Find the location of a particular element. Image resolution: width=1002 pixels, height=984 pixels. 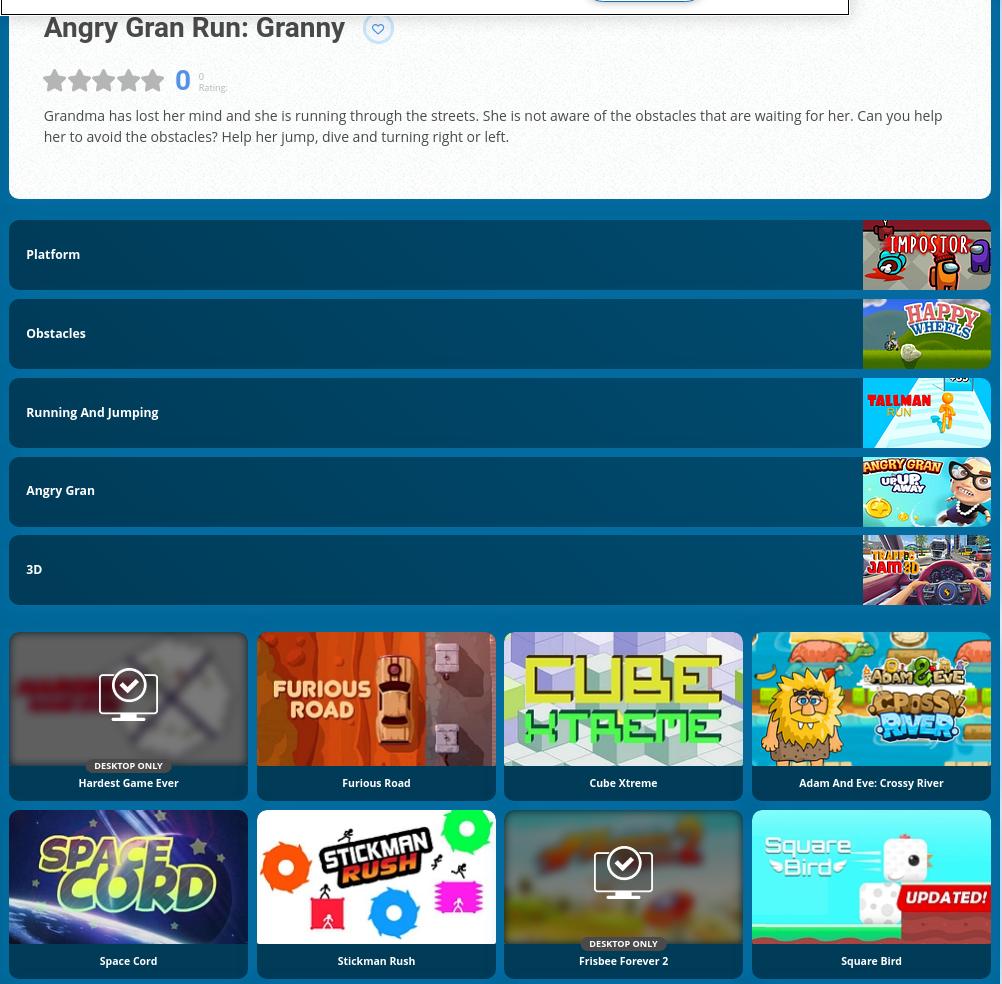

'Angry Gran' is located at coordinates (60, 490).